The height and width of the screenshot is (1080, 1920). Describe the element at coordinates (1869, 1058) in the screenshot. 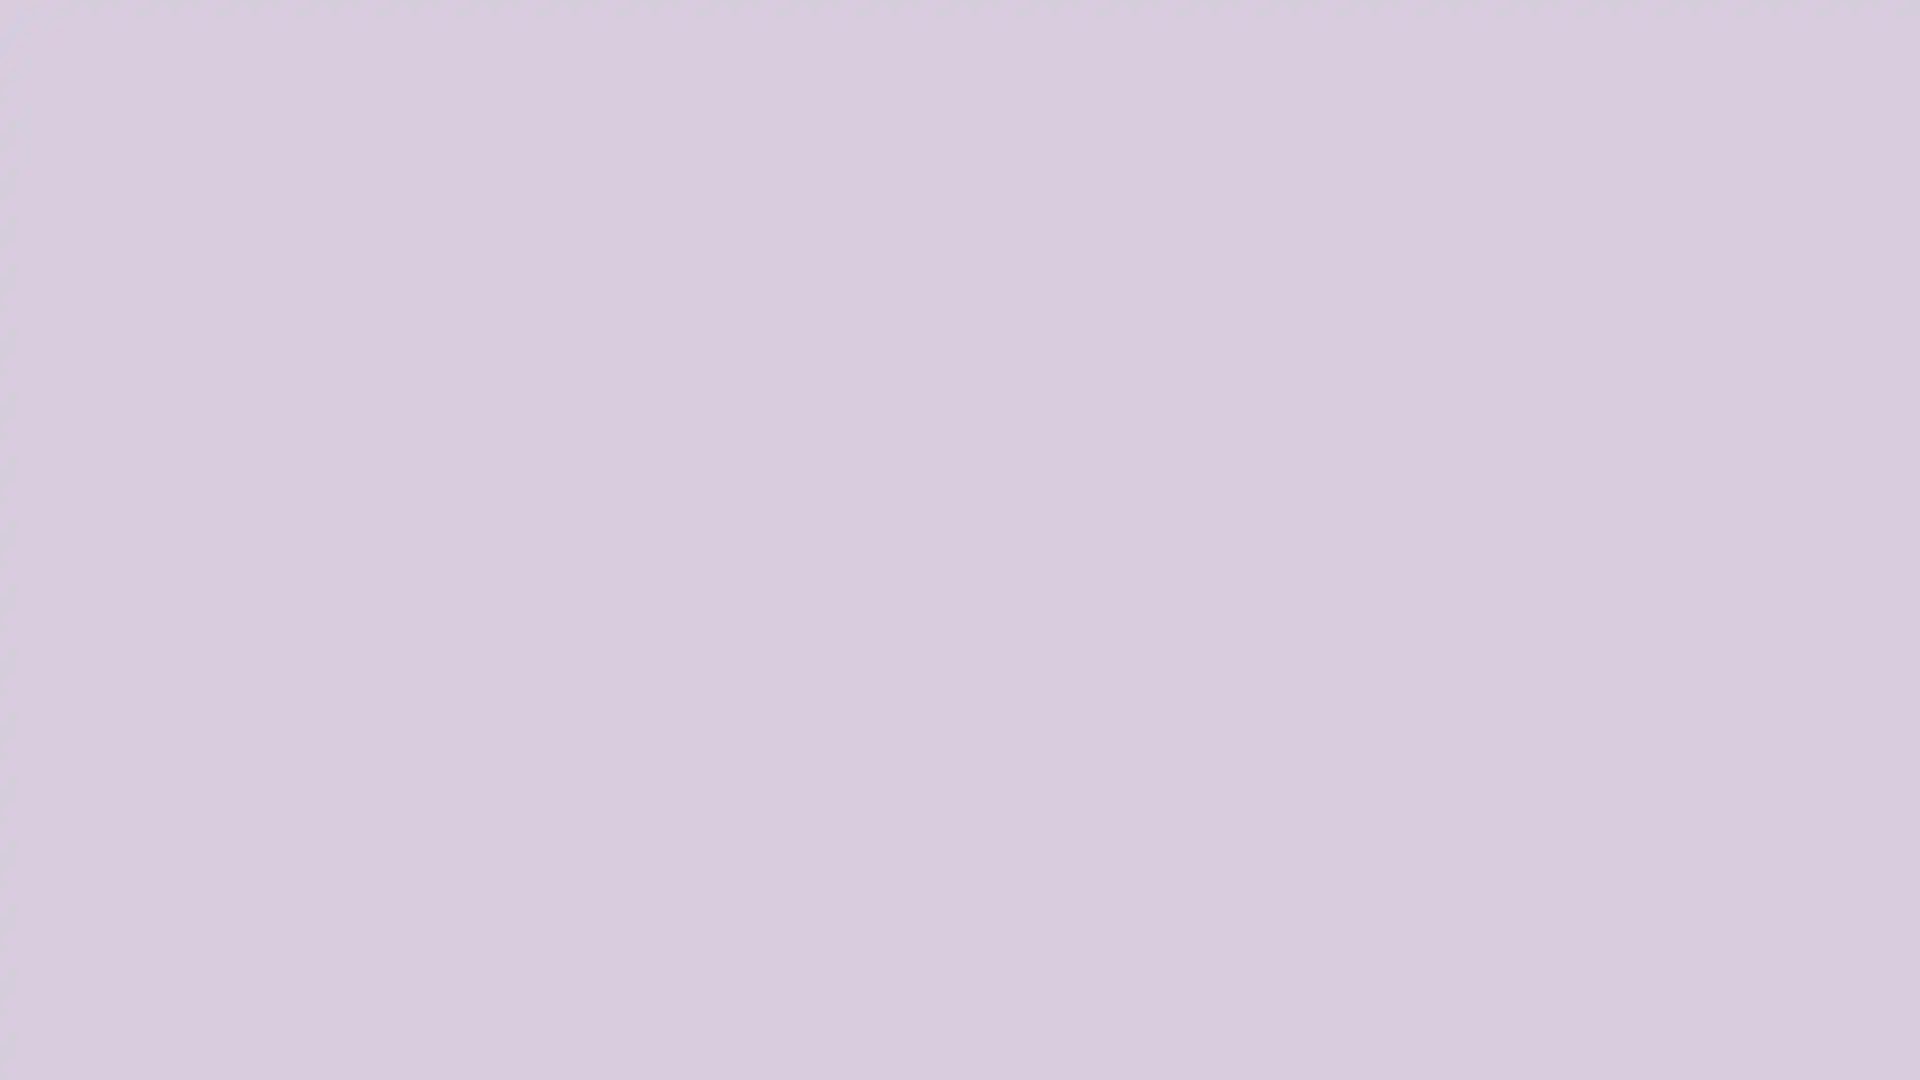

I see `Login` at that location.